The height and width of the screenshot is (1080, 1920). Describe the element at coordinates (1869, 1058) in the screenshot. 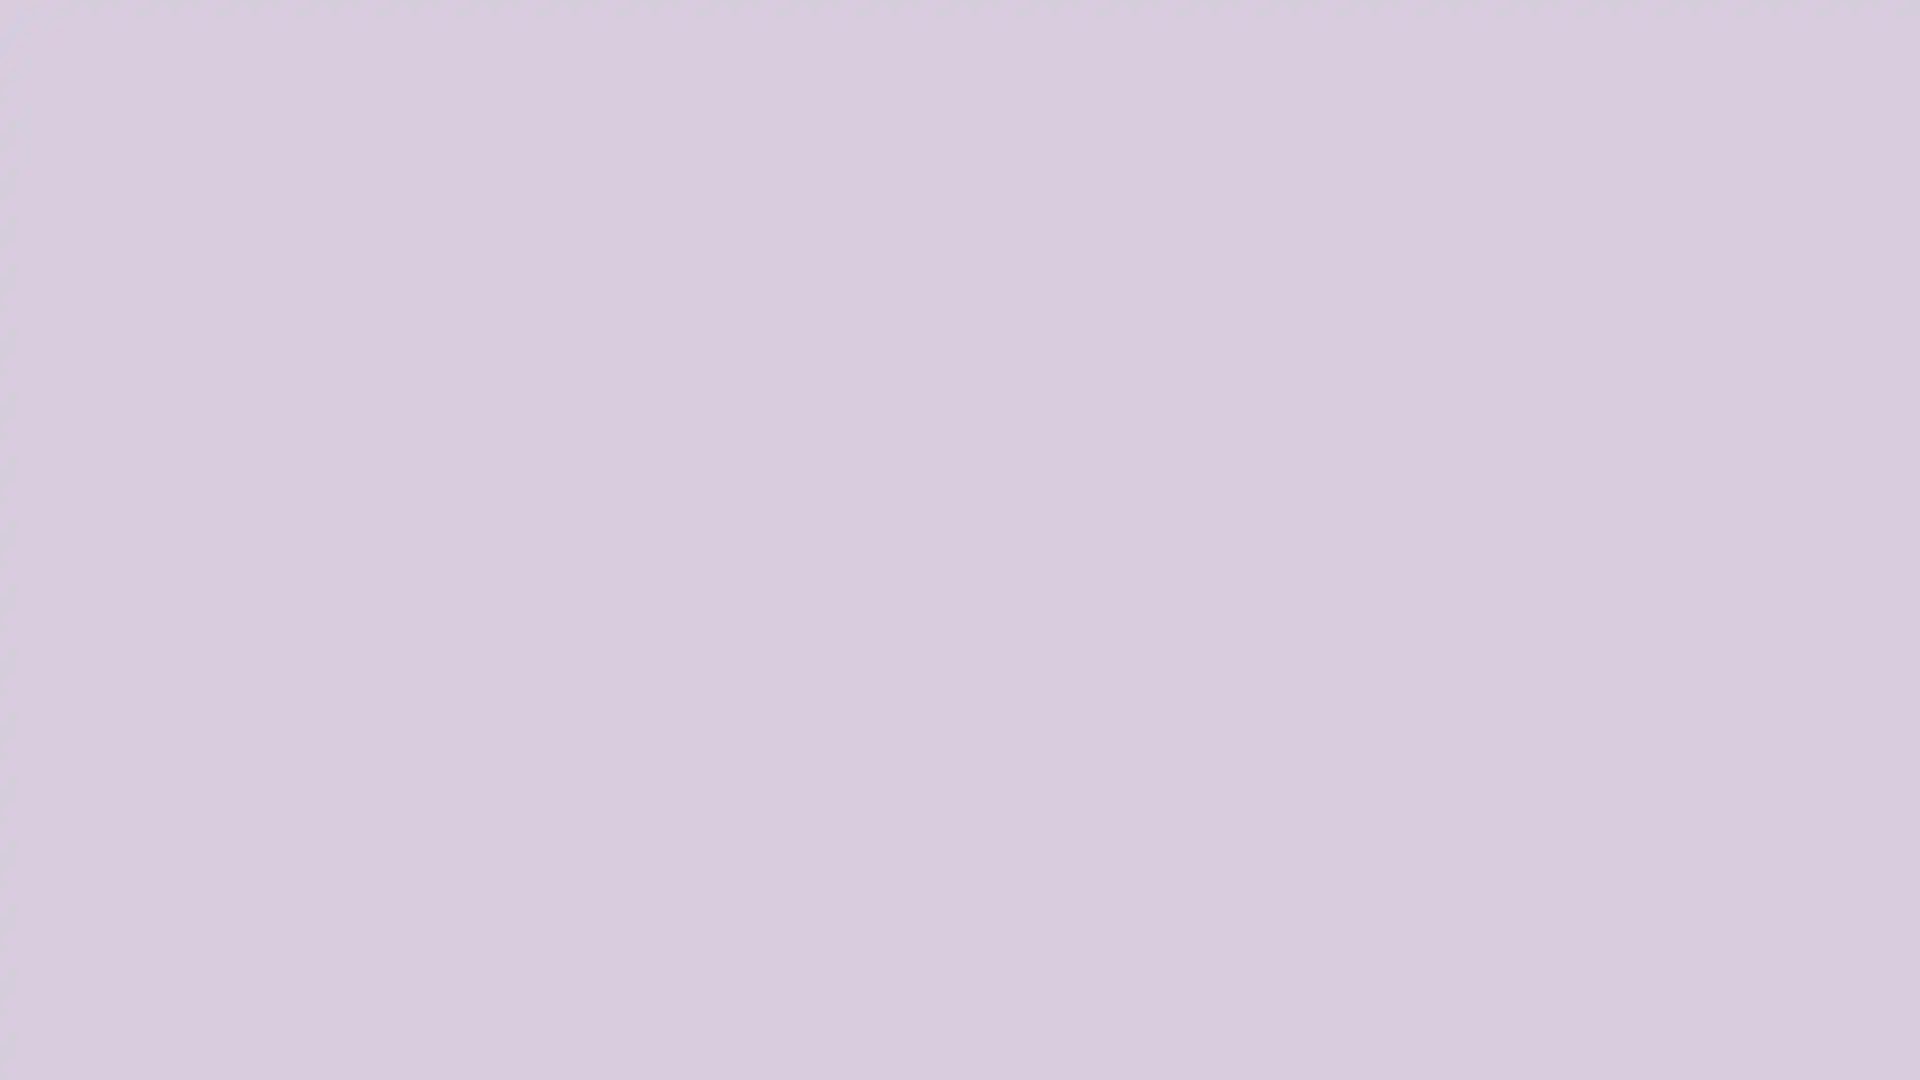

I see `Login` at that location.